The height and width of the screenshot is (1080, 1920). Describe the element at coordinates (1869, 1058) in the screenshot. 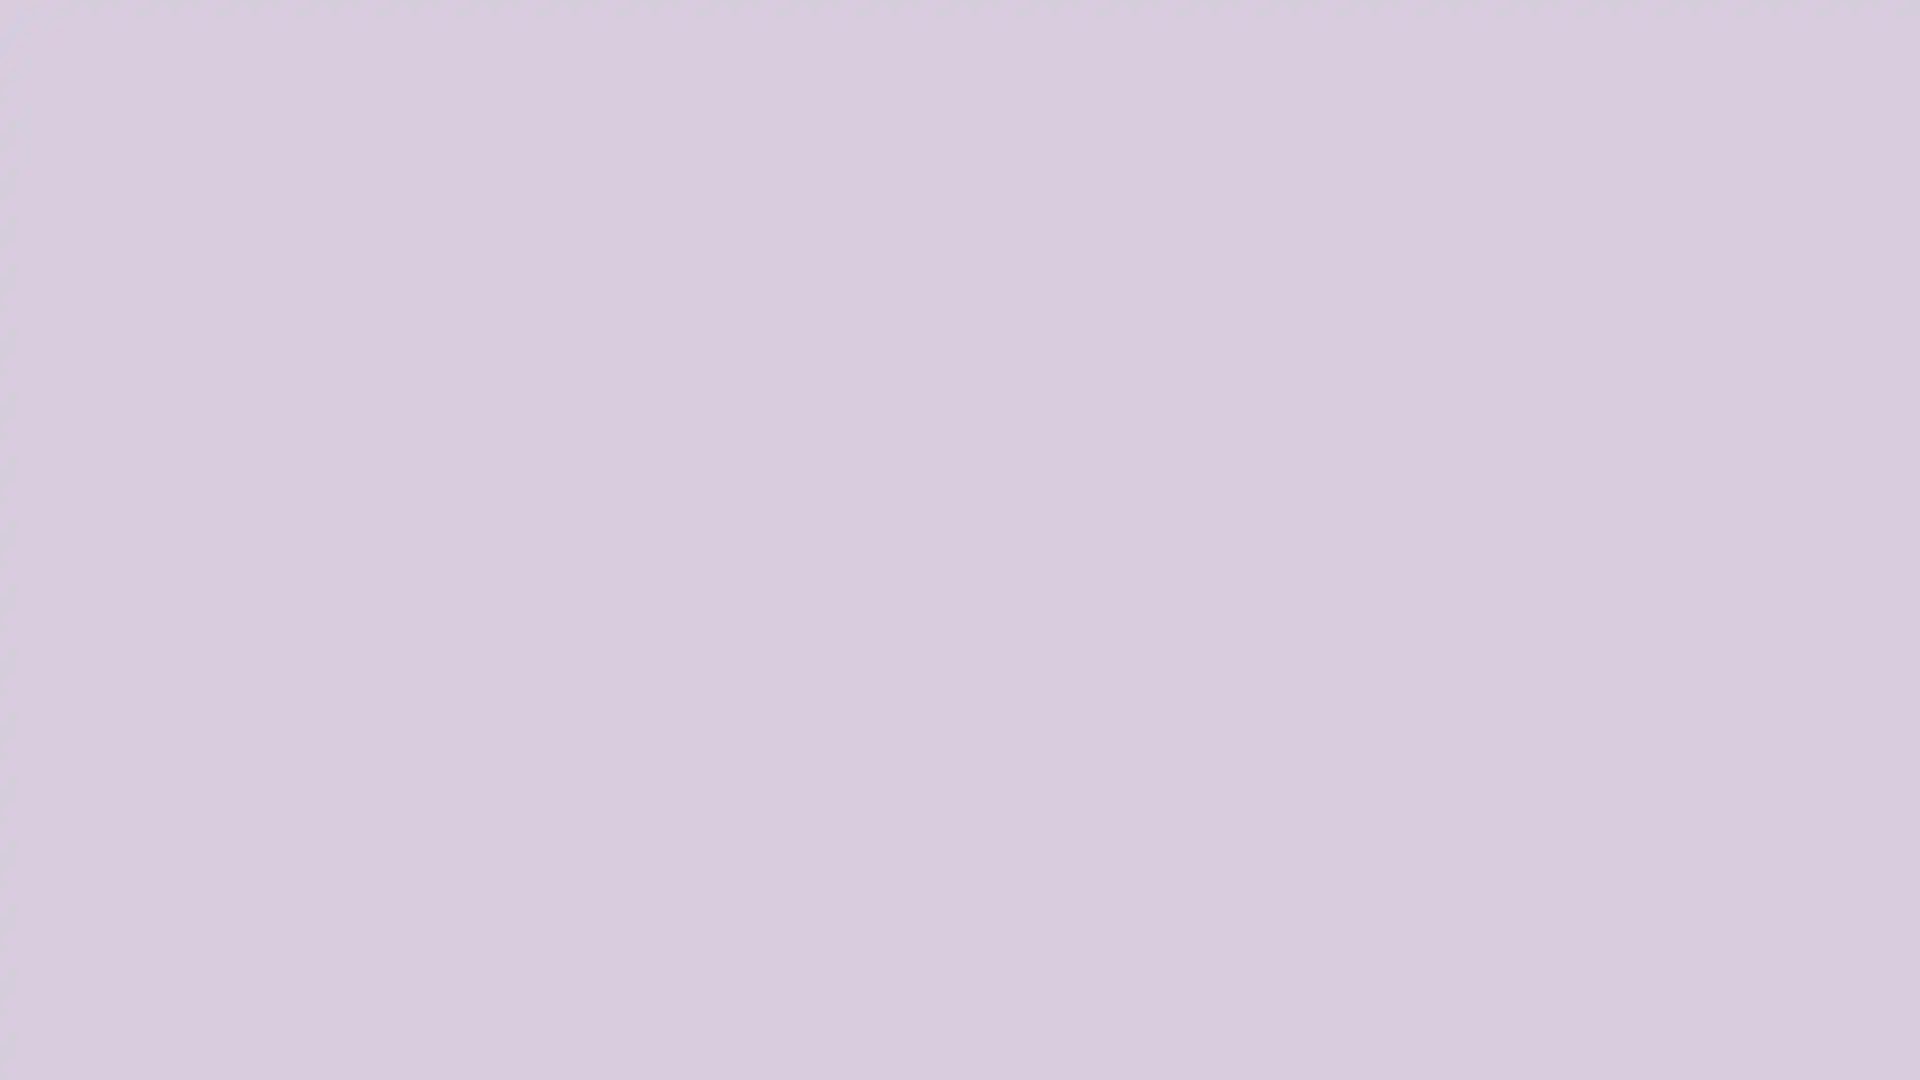

I see `Login` at that location.